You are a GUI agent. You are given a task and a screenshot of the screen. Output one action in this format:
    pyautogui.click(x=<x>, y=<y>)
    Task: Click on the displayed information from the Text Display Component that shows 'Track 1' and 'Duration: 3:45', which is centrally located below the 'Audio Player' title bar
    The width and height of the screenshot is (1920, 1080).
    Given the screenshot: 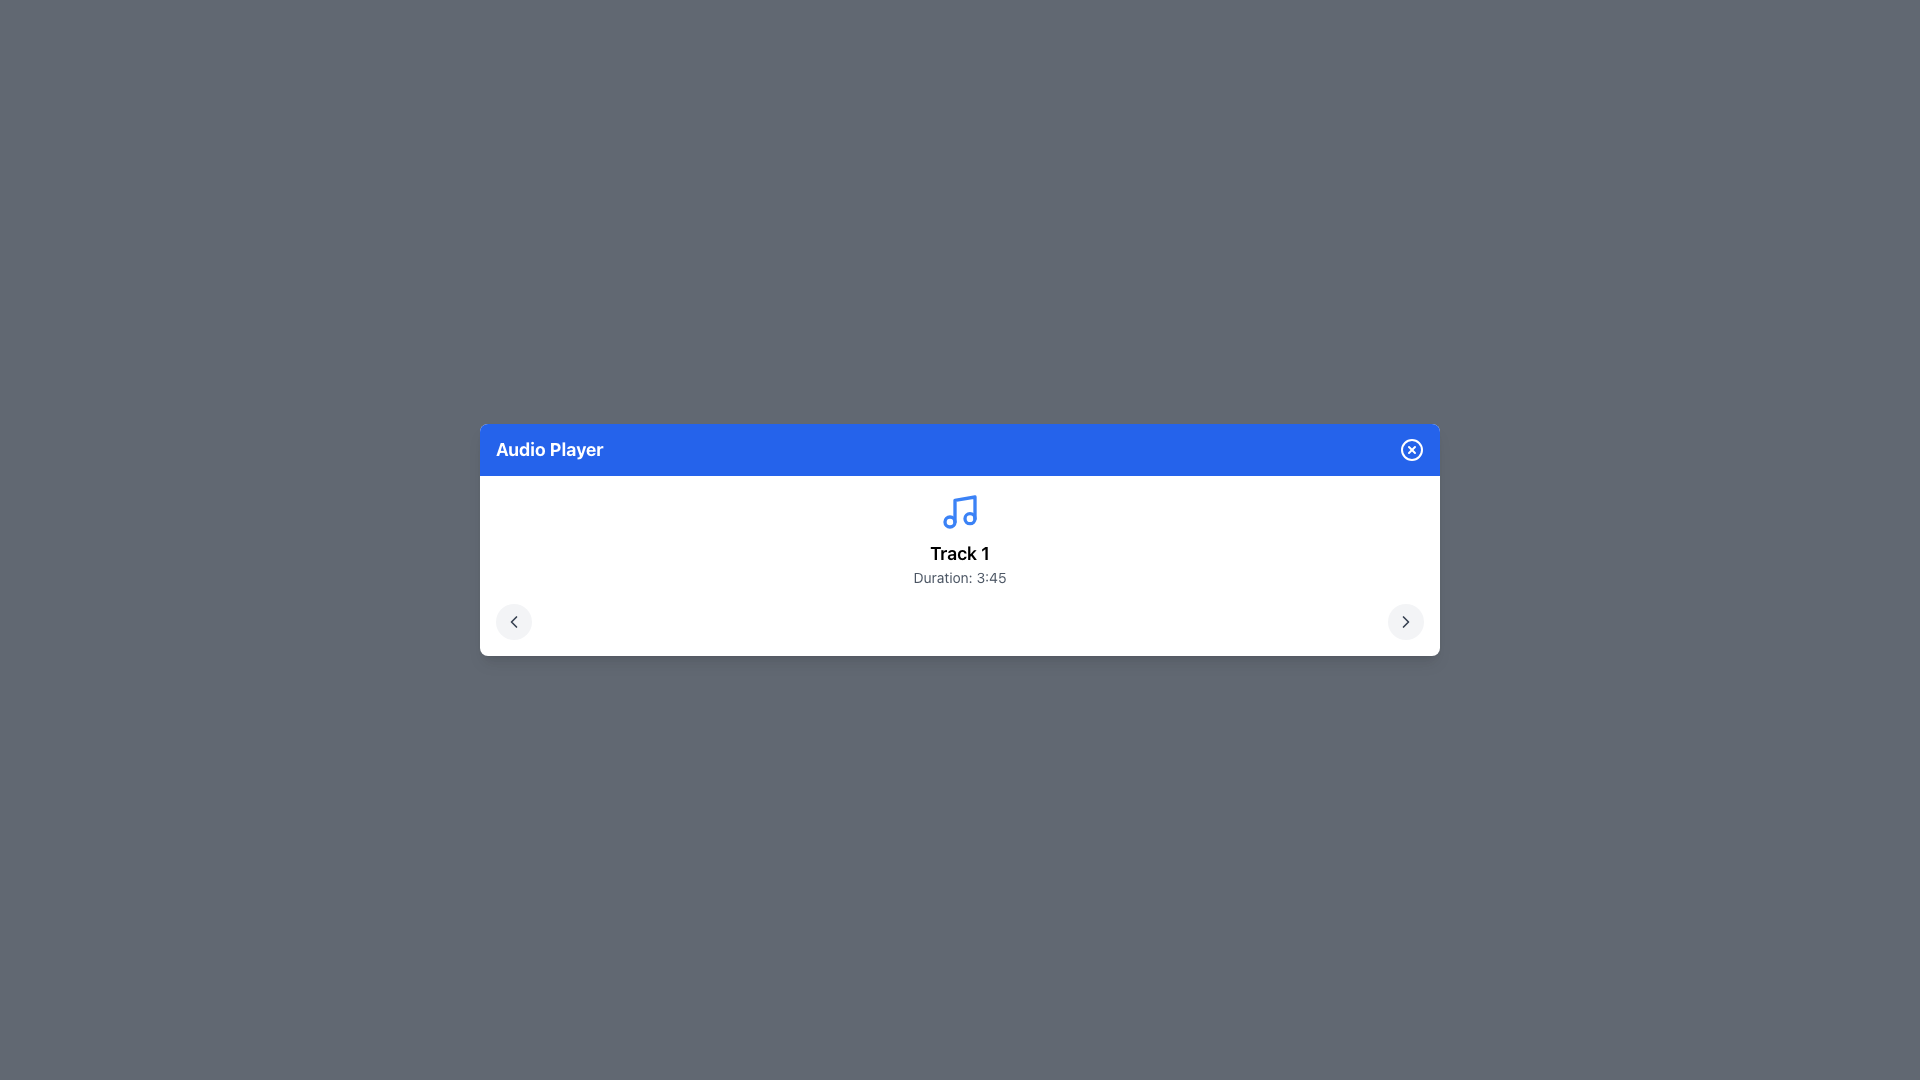 What is the action you would take?
    pyautogui.click(x=960, y=563)
    